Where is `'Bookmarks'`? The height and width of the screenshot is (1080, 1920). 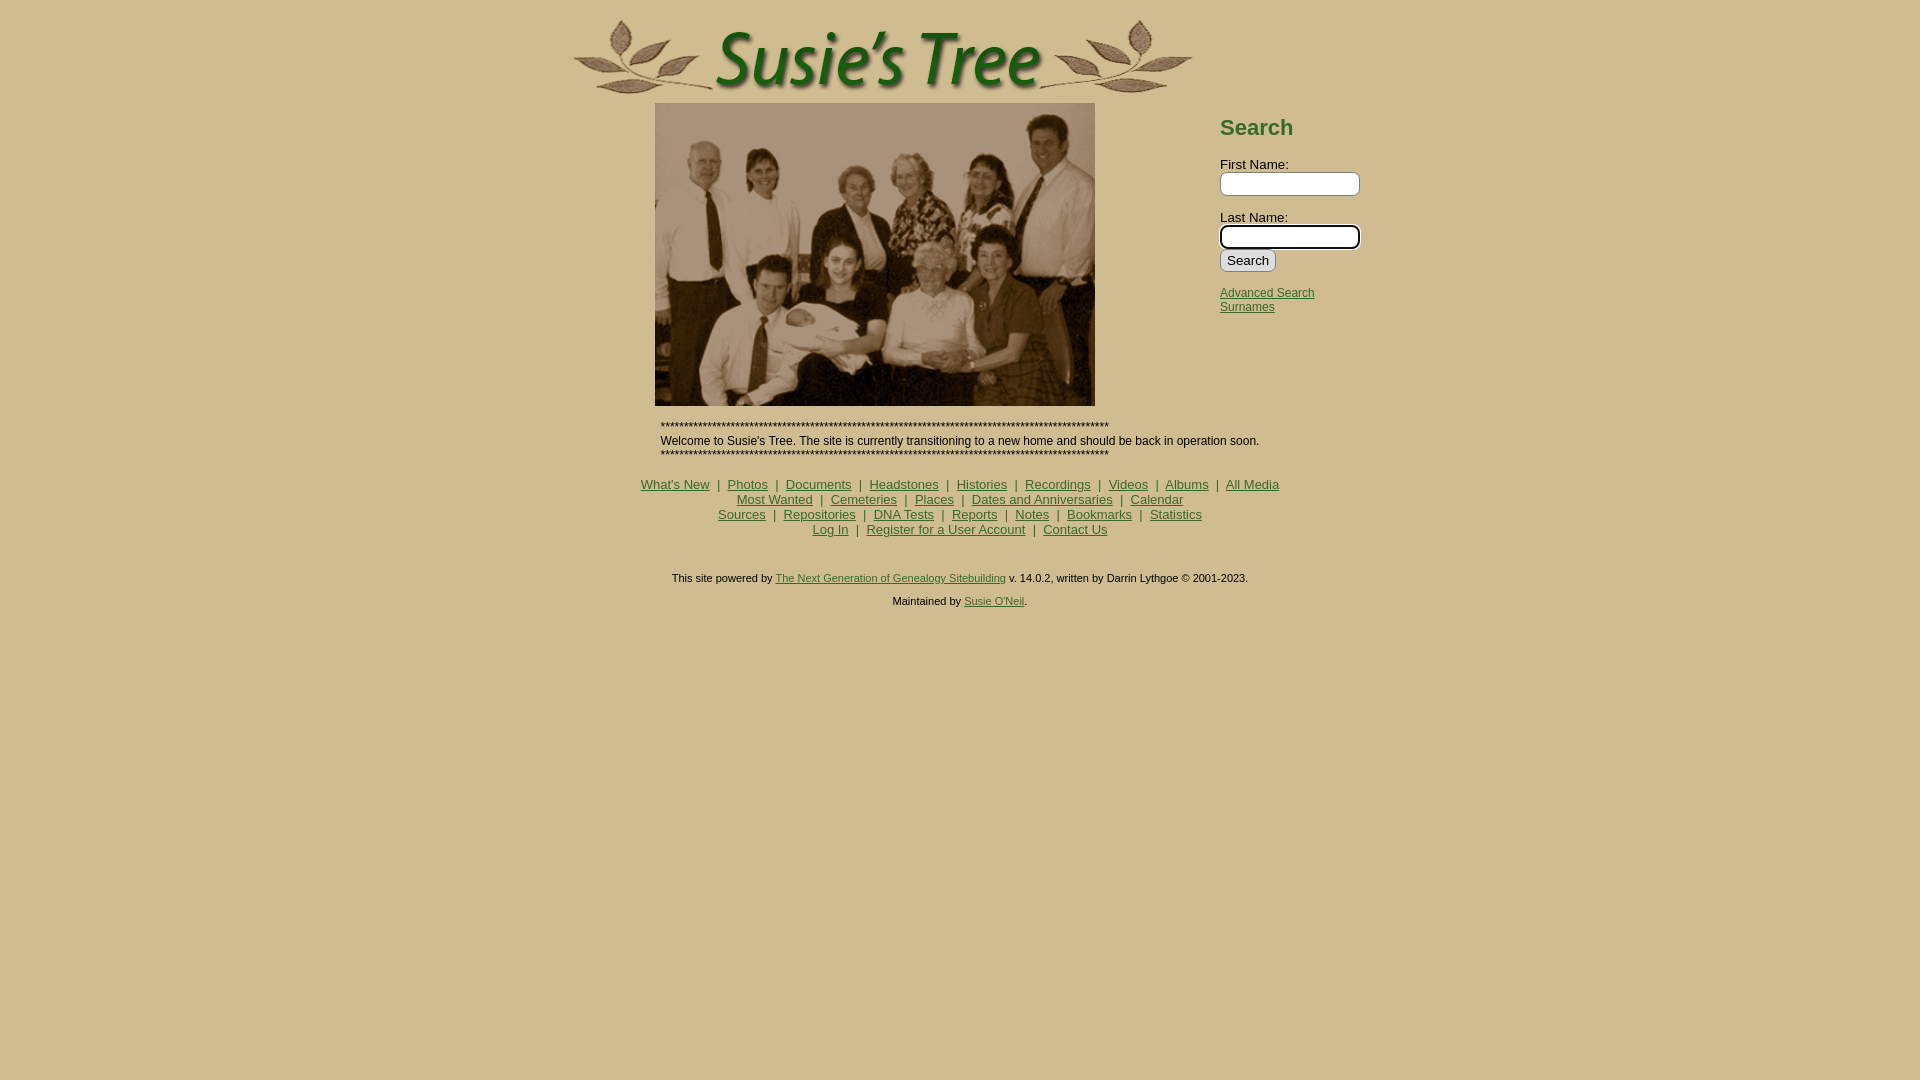
'Bookmarks' is located at coordinates (1098, 513).